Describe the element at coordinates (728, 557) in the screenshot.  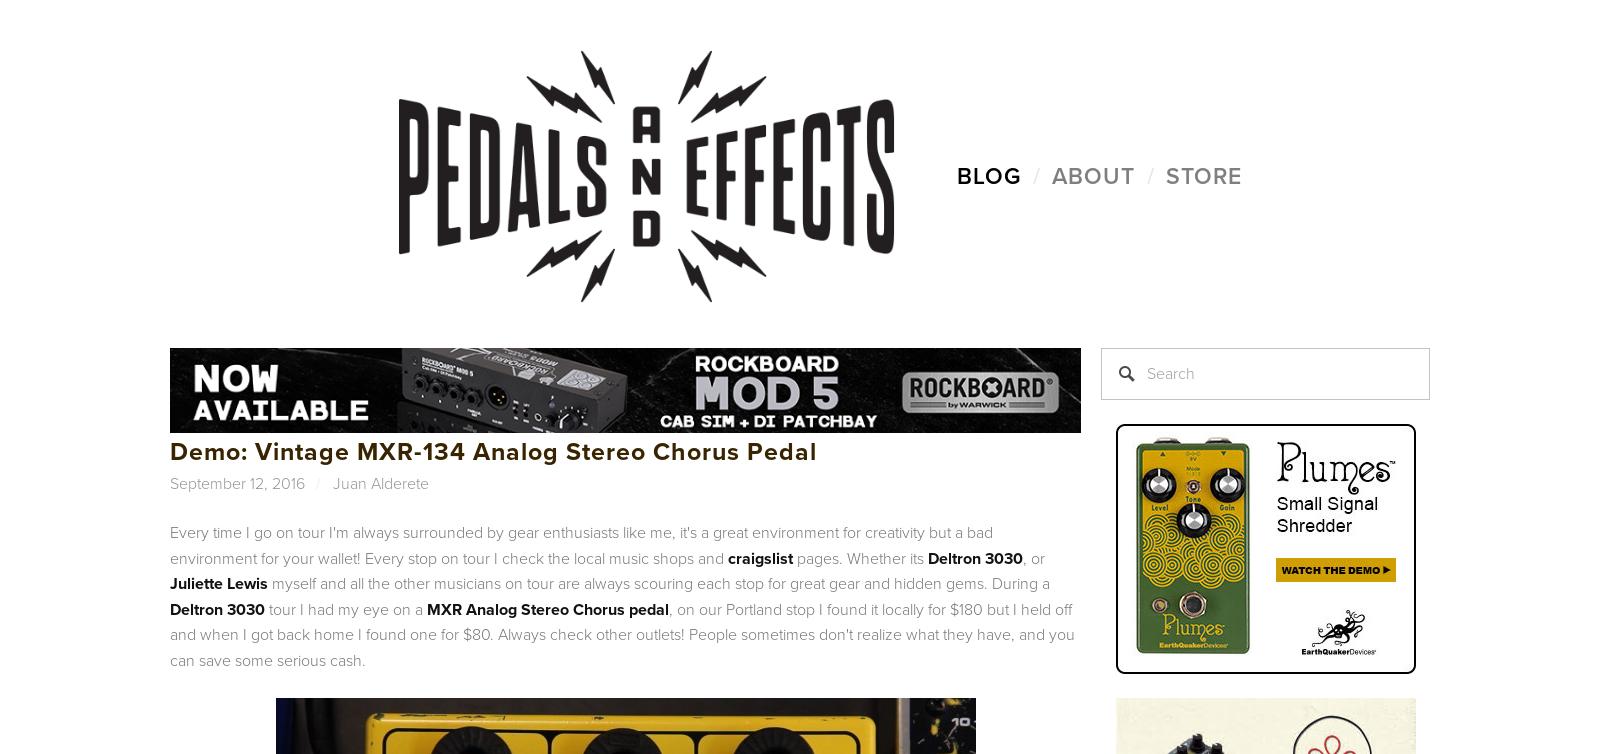
I see `'craigslist'` at that location.